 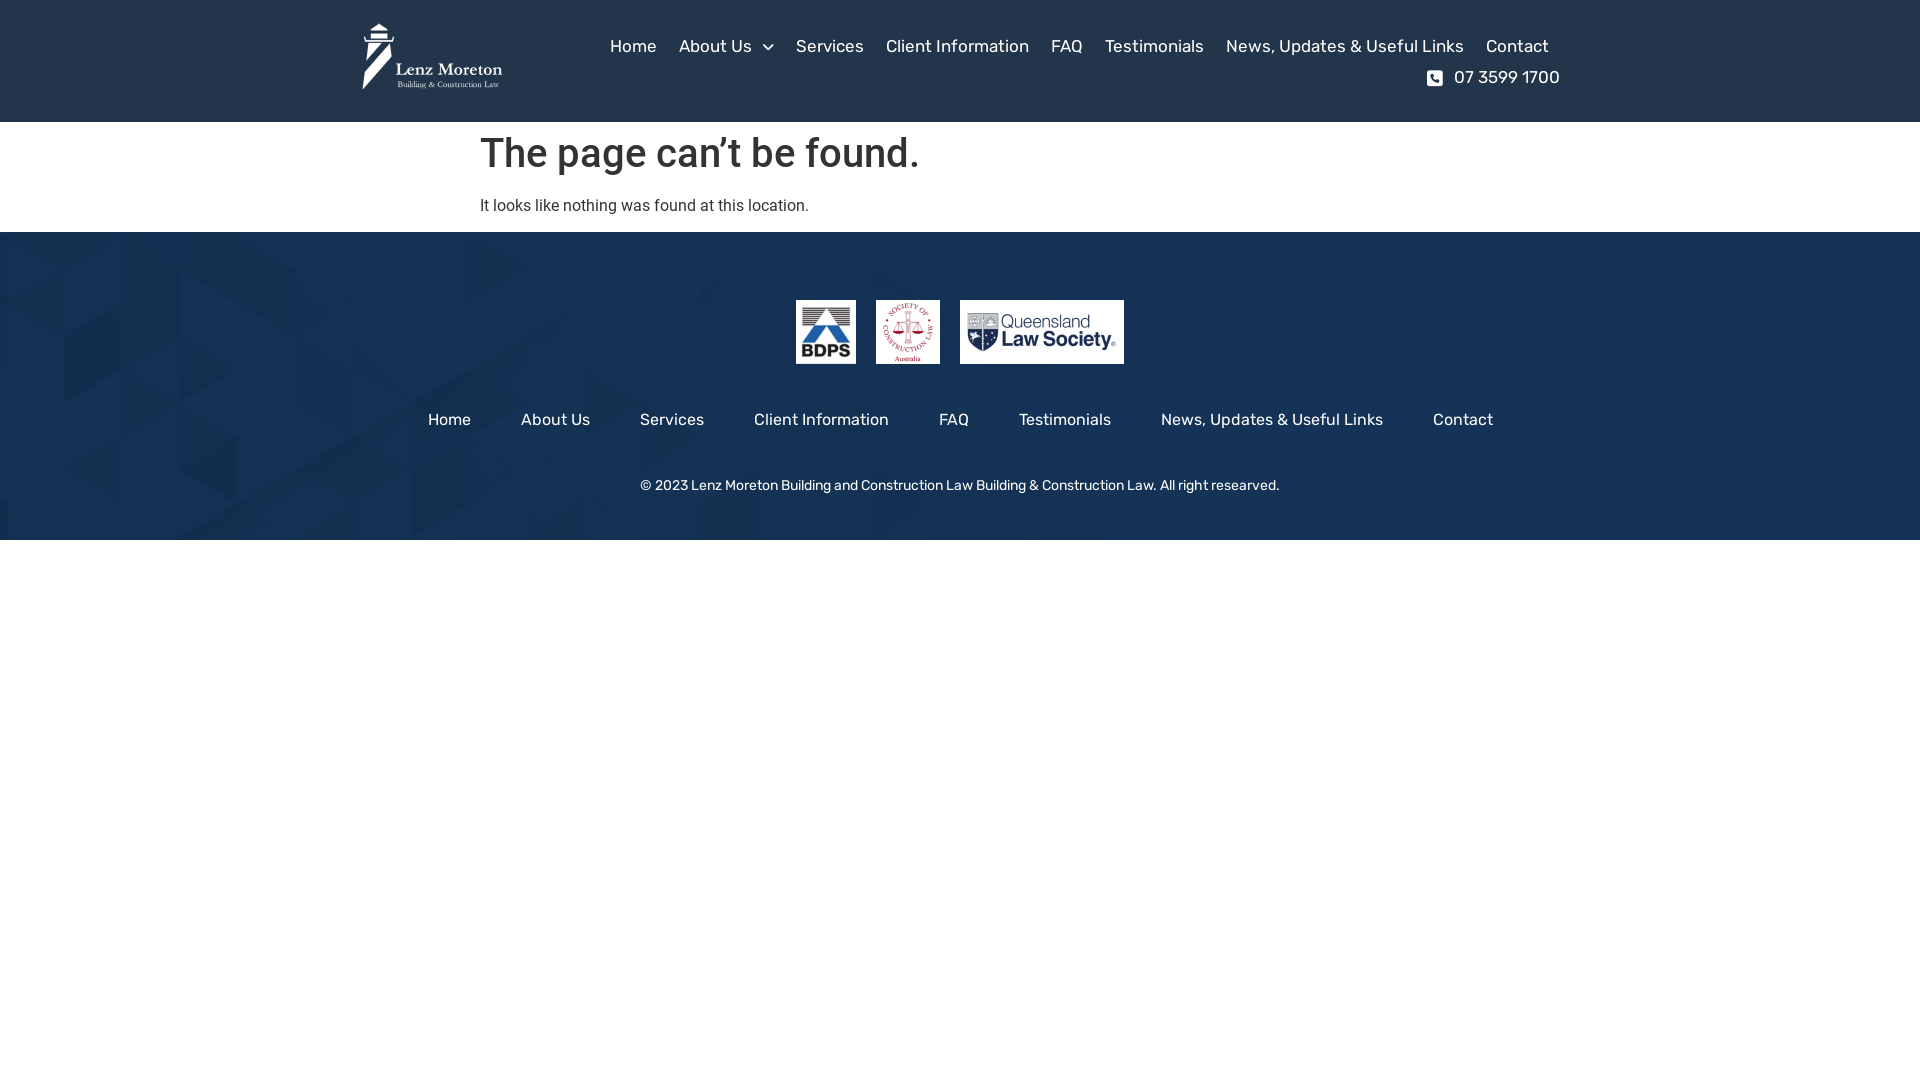 I want to click on 'FAQ', so click(x=953, y=419).